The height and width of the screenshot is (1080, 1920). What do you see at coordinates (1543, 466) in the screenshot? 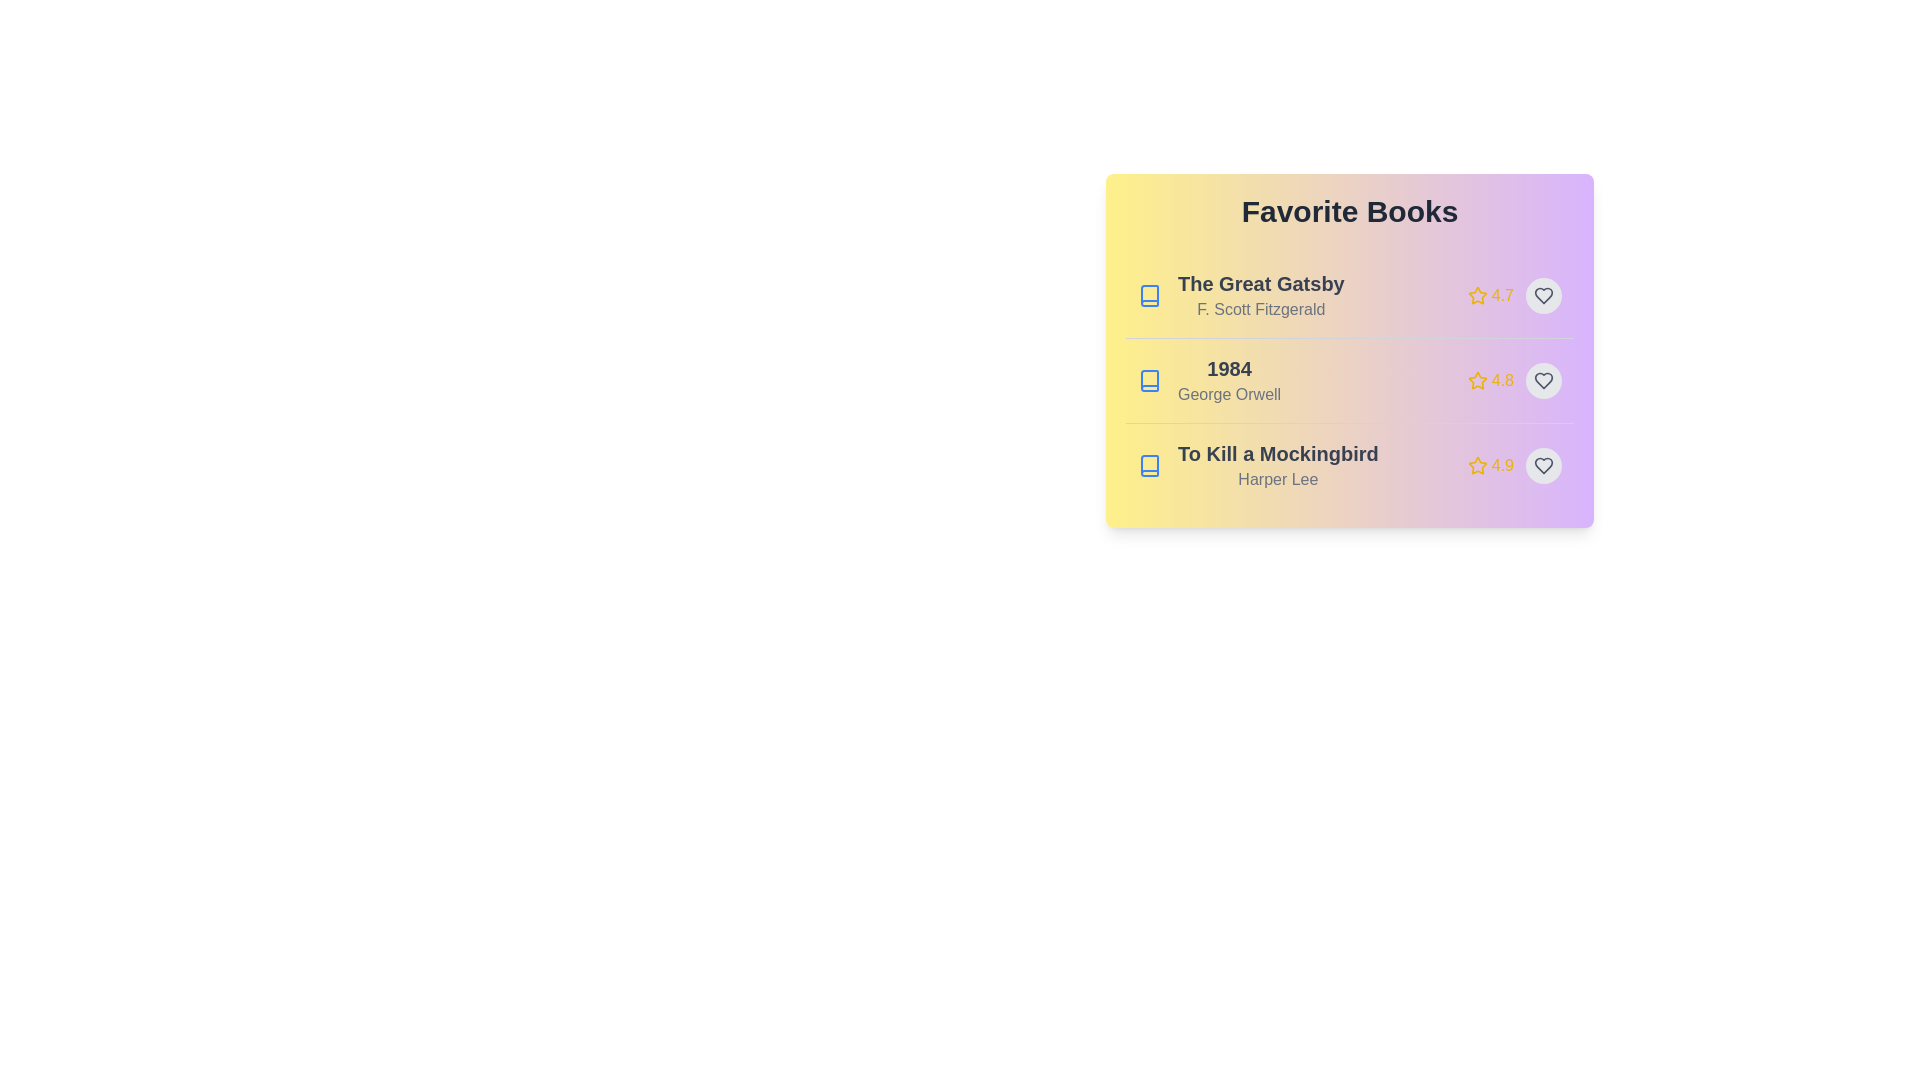
I see `heart icon to toggle the 'liked' state of the book titled To Kill a Mockingbird` at bounding box center [1543, 466].